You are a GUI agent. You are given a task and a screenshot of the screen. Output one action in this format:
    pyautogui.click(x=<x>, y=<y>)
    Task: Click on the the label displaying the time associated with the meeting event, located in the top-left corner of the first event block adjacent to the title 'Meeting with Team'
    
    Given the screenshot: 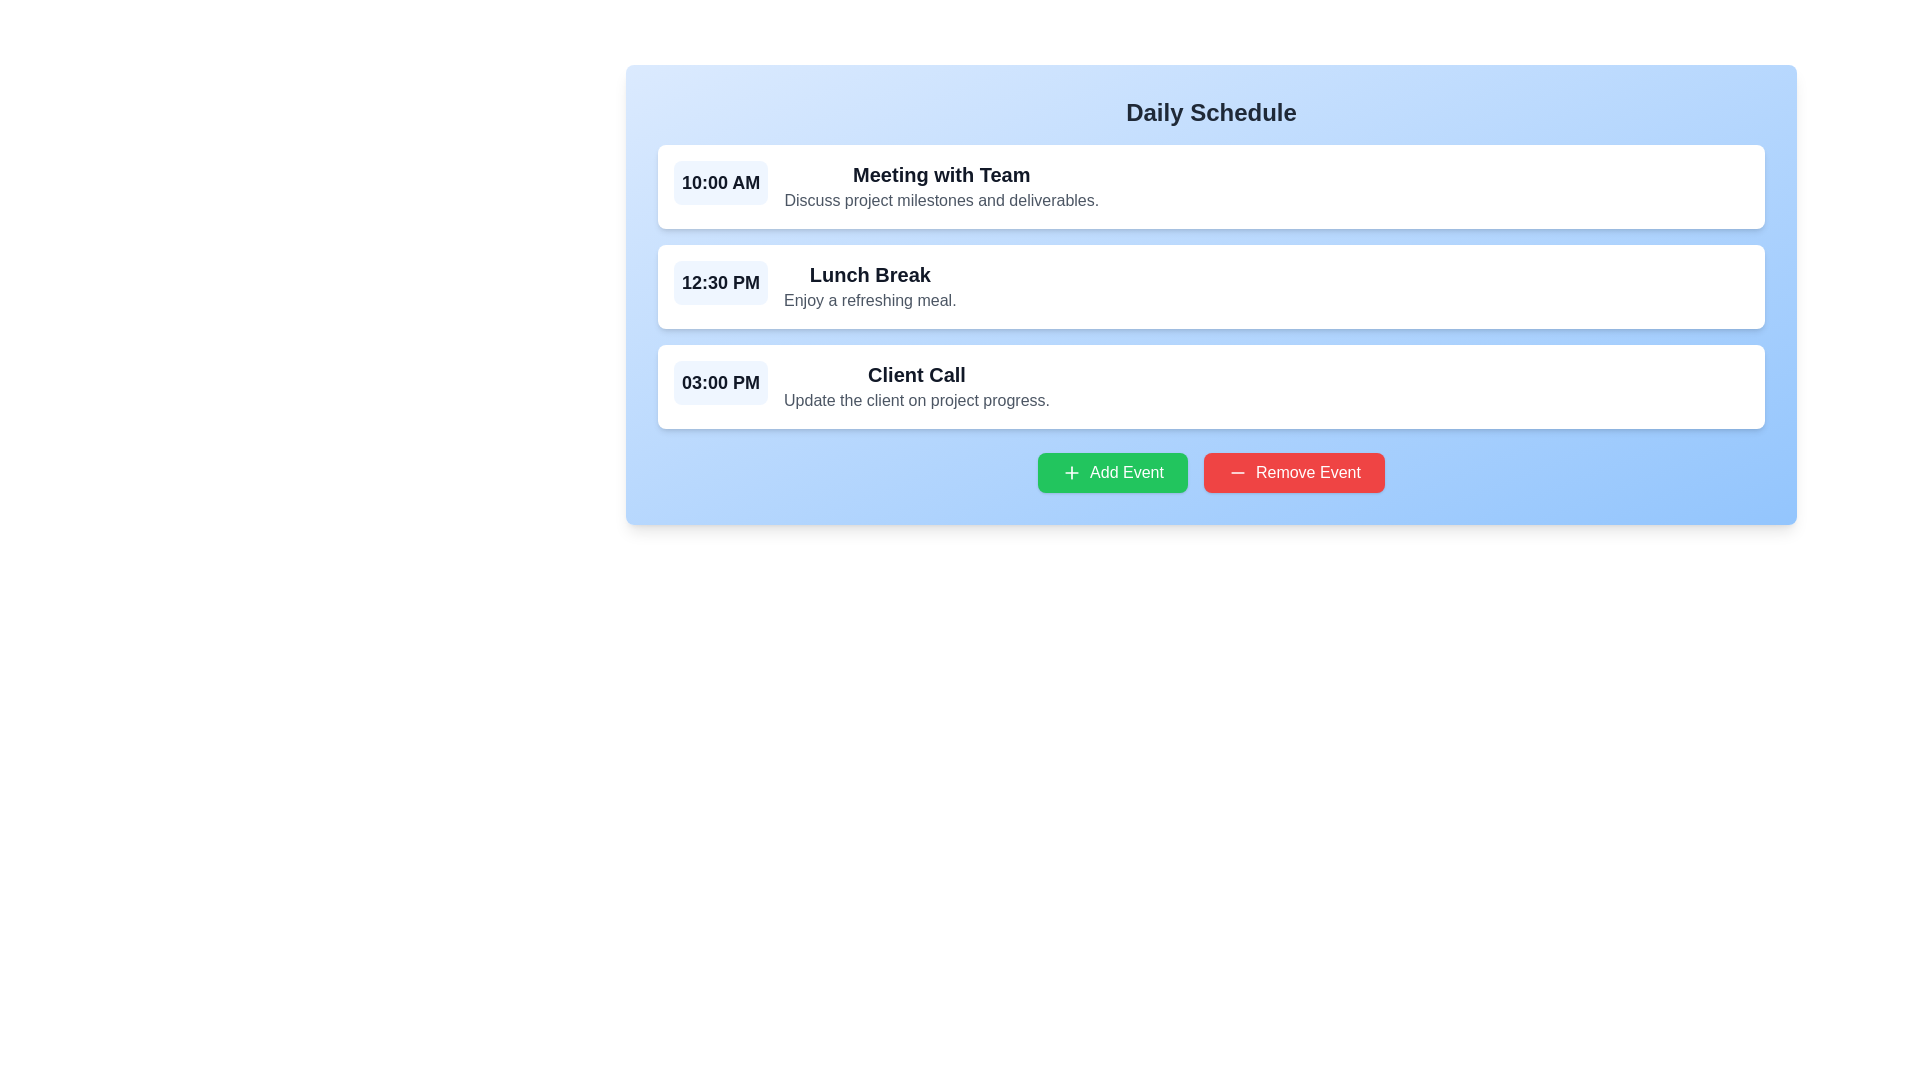 What is the action you would take?
    pyautogui.click(x=720, y=182)
    